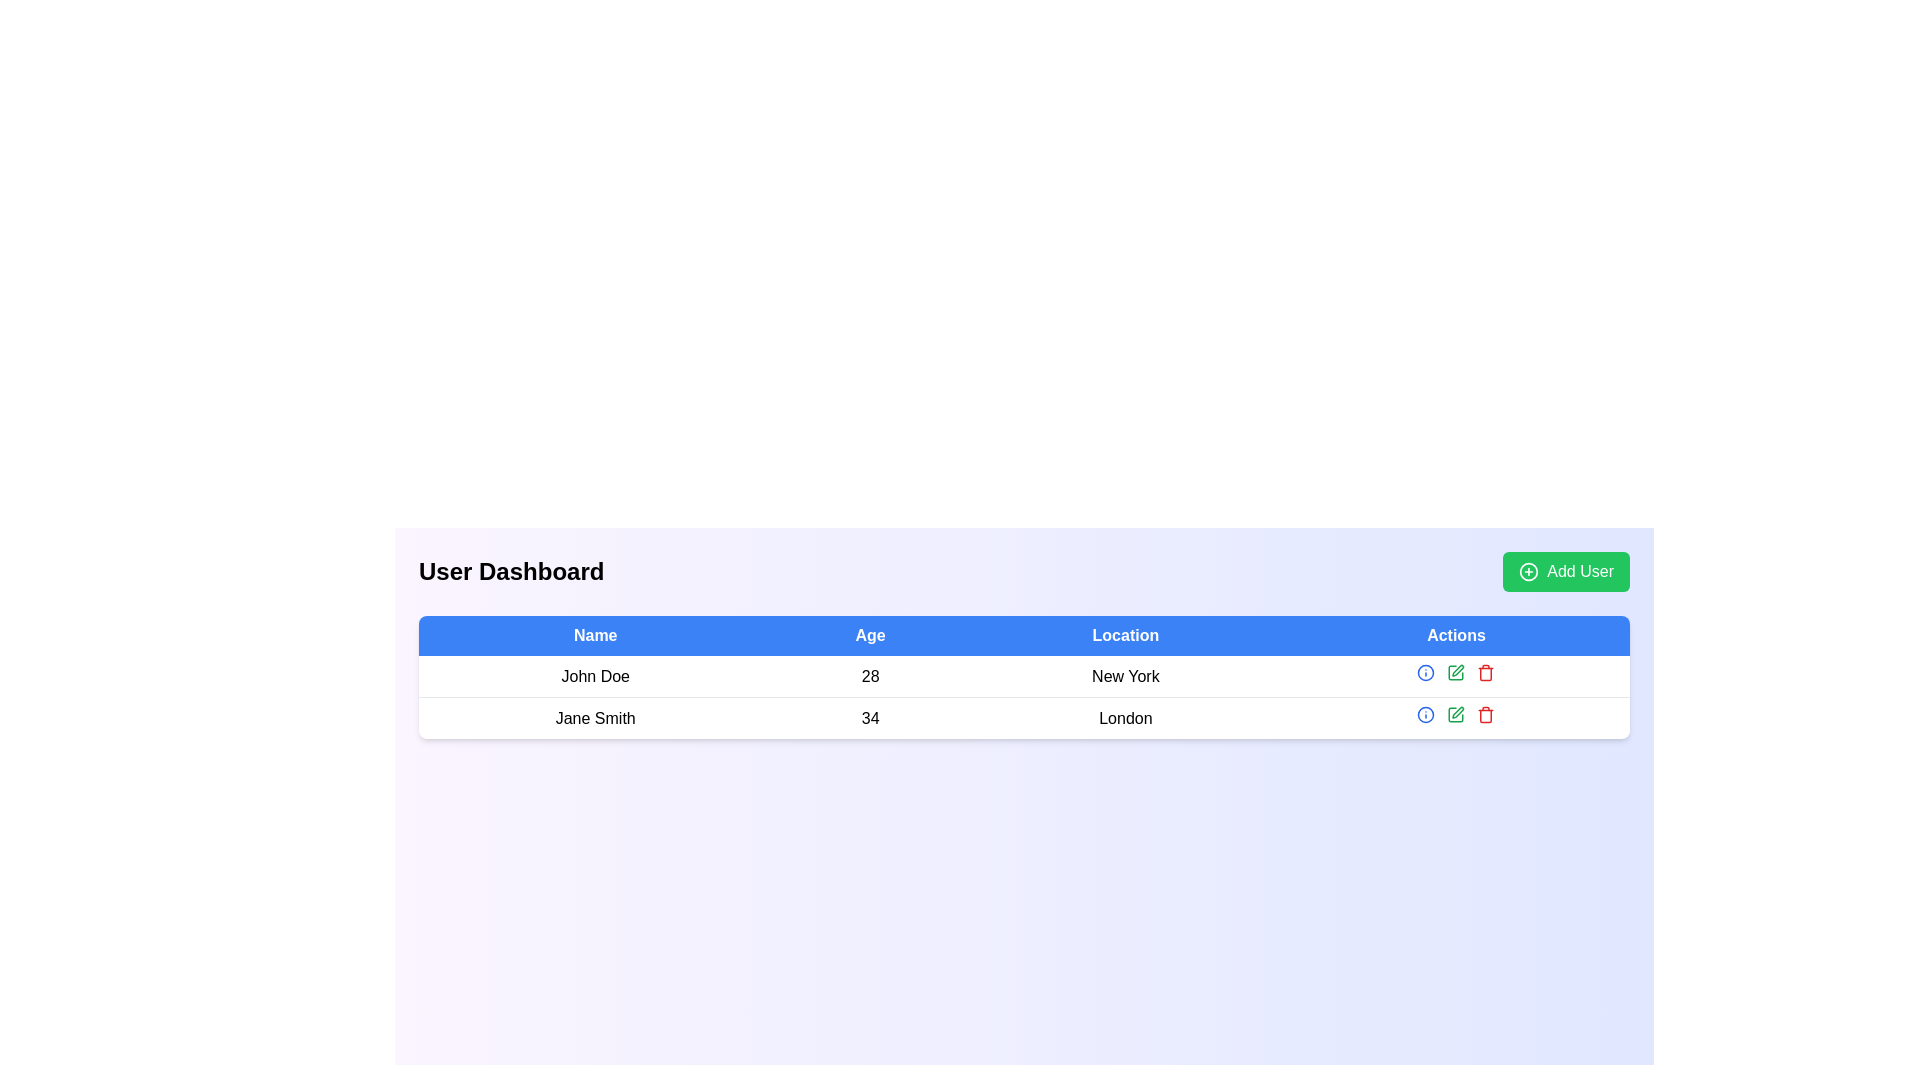  What do you see at coordinates (1125, 636) in the screenshot?
I see `the third column header cell in the table, which is positioned between the 'Age' and 'Actions' columns and serves as a label for location-related information` at bounding box center [1125, 636].